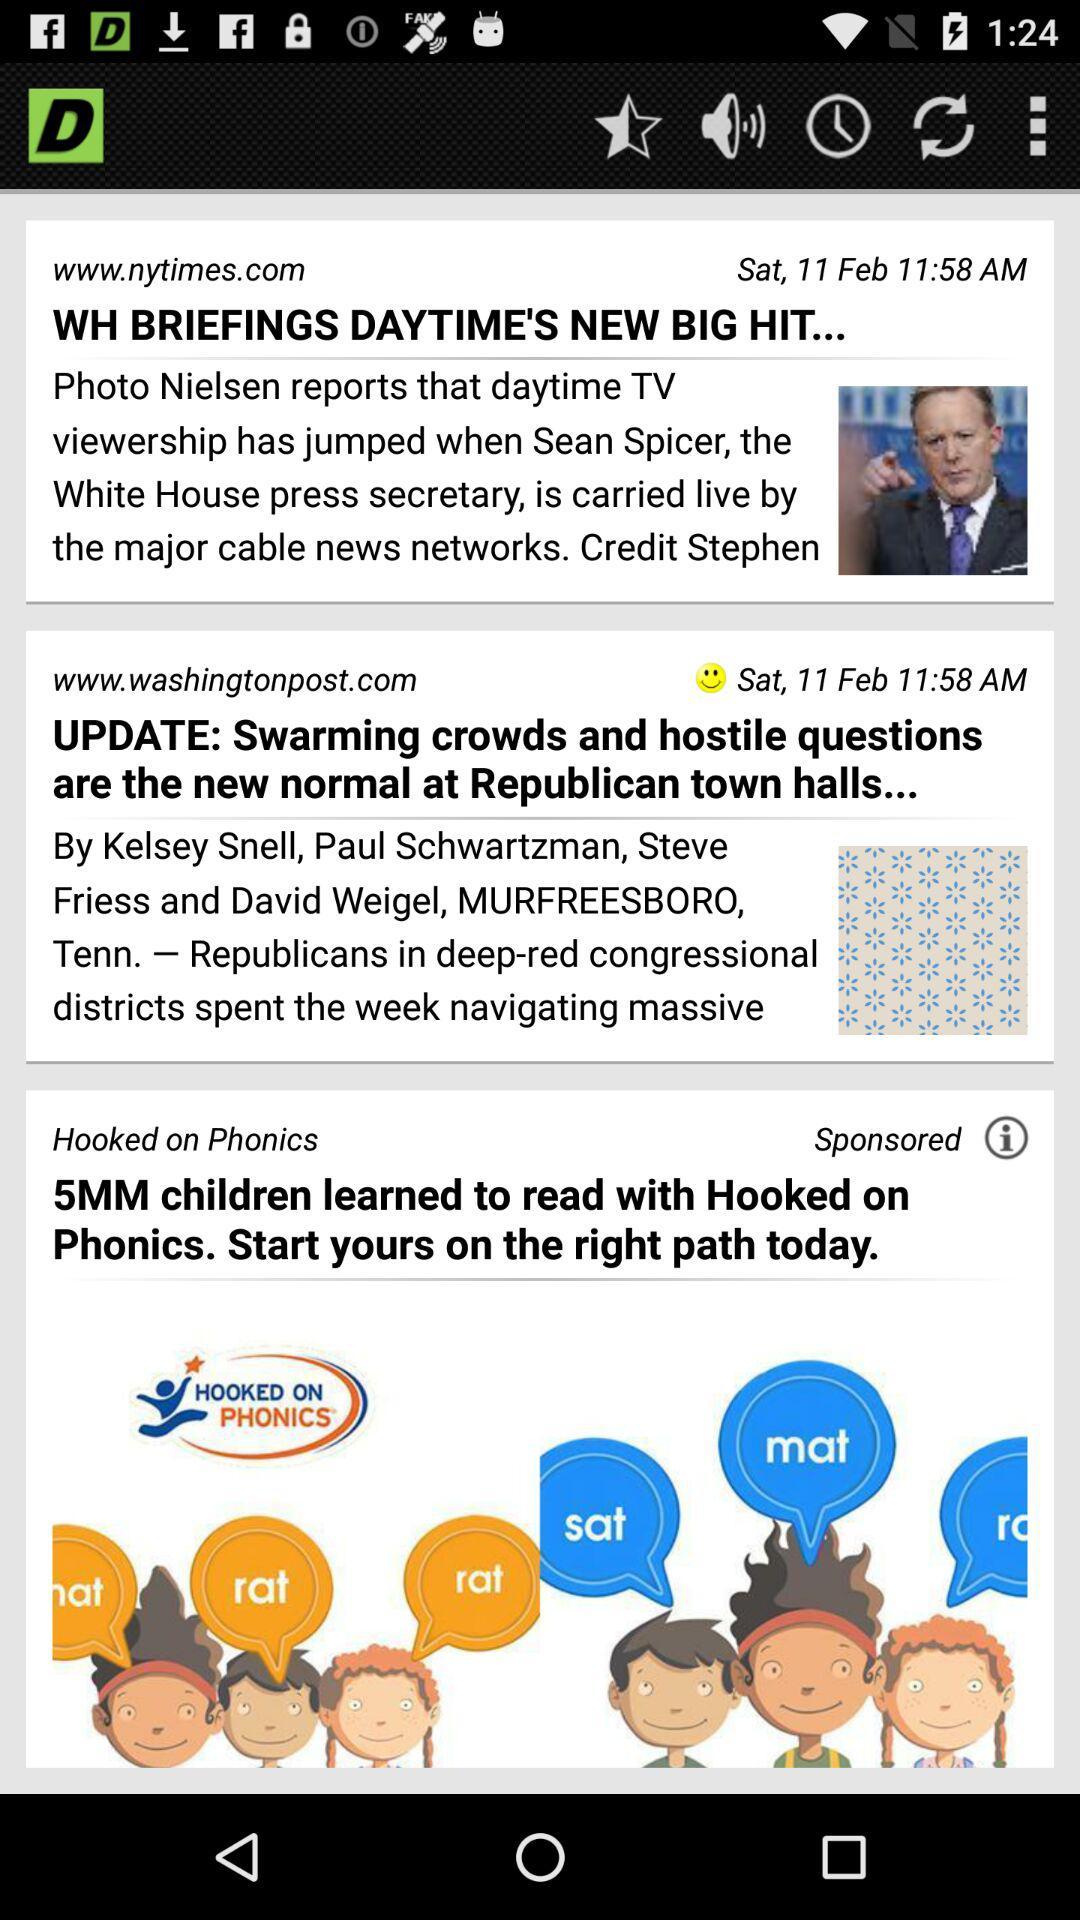 Image resolution: width=1080 pixels, height=1920 pixels. What do you see at coordinates (627, 124) in the screenshot?
I see `favorite` at bounding box center [627, 124].